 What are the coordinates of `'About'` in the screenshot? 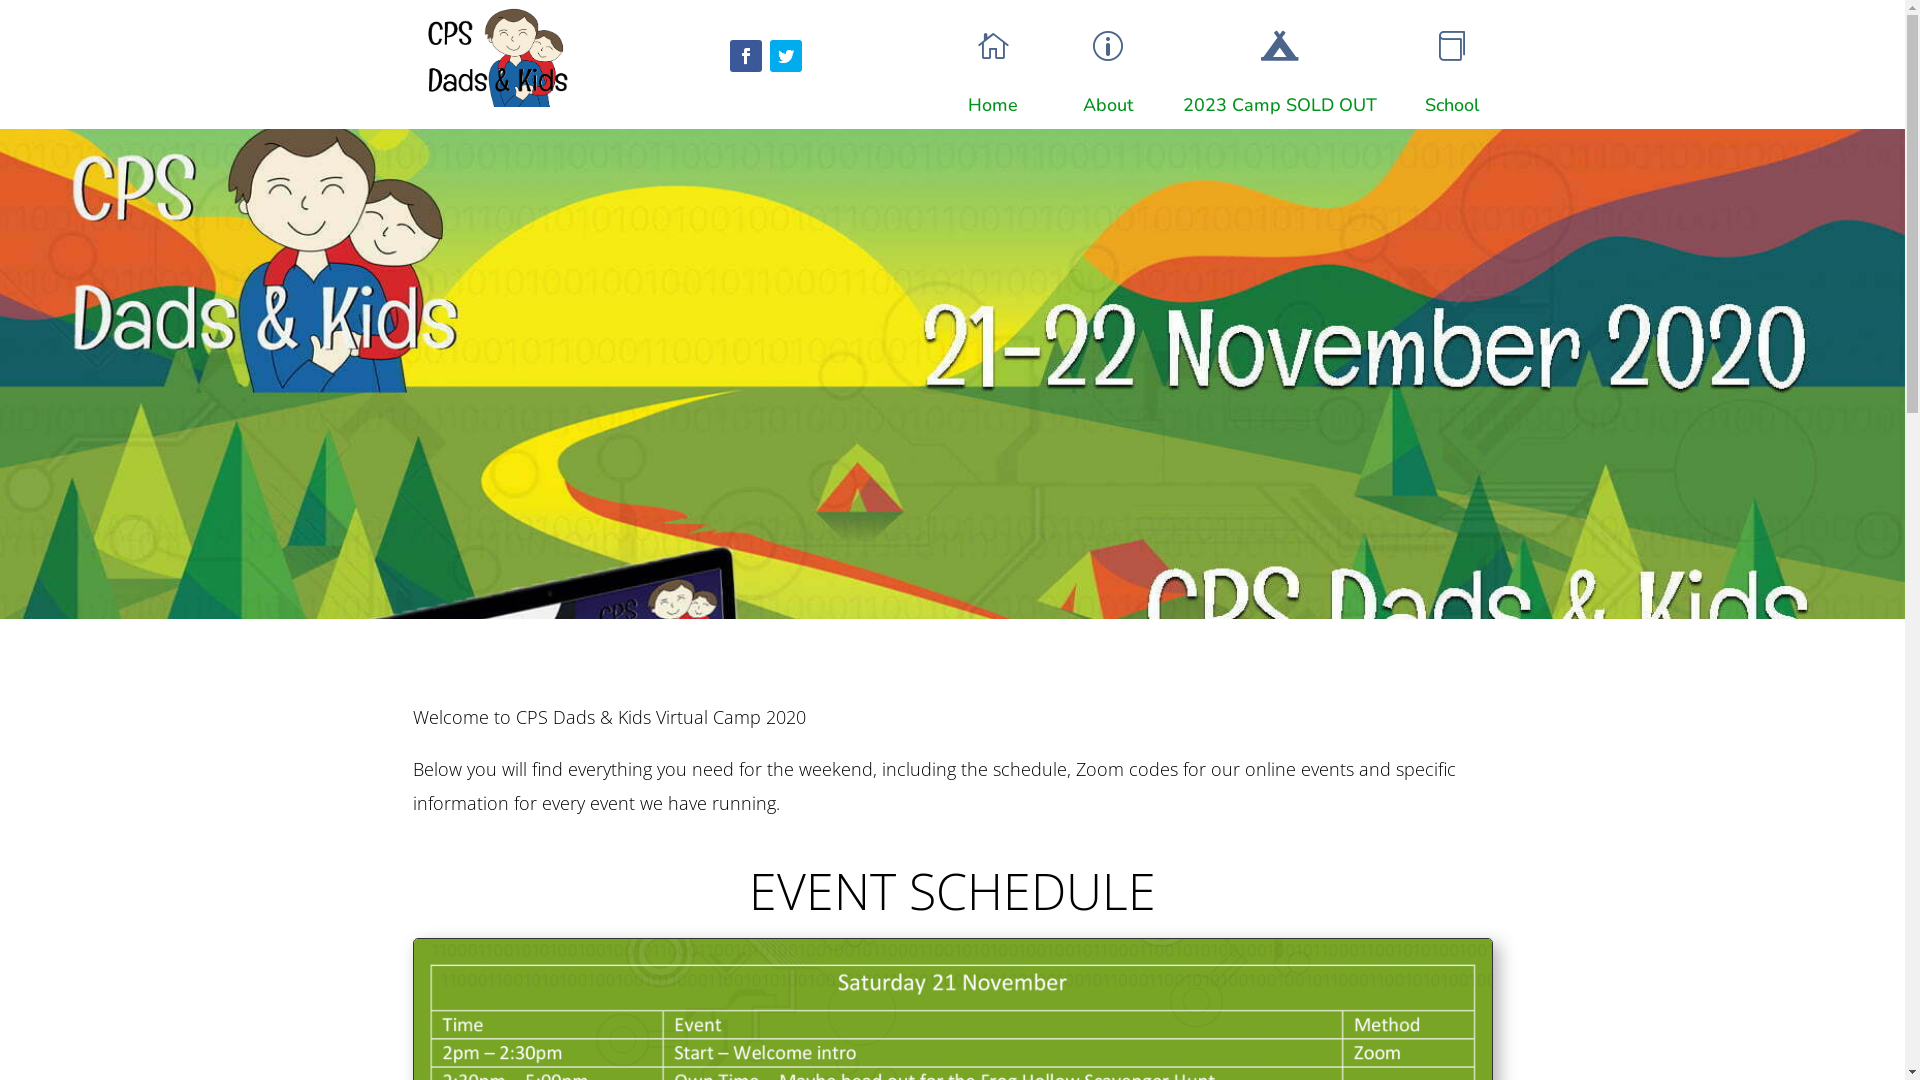 It's located at (1107, 104).